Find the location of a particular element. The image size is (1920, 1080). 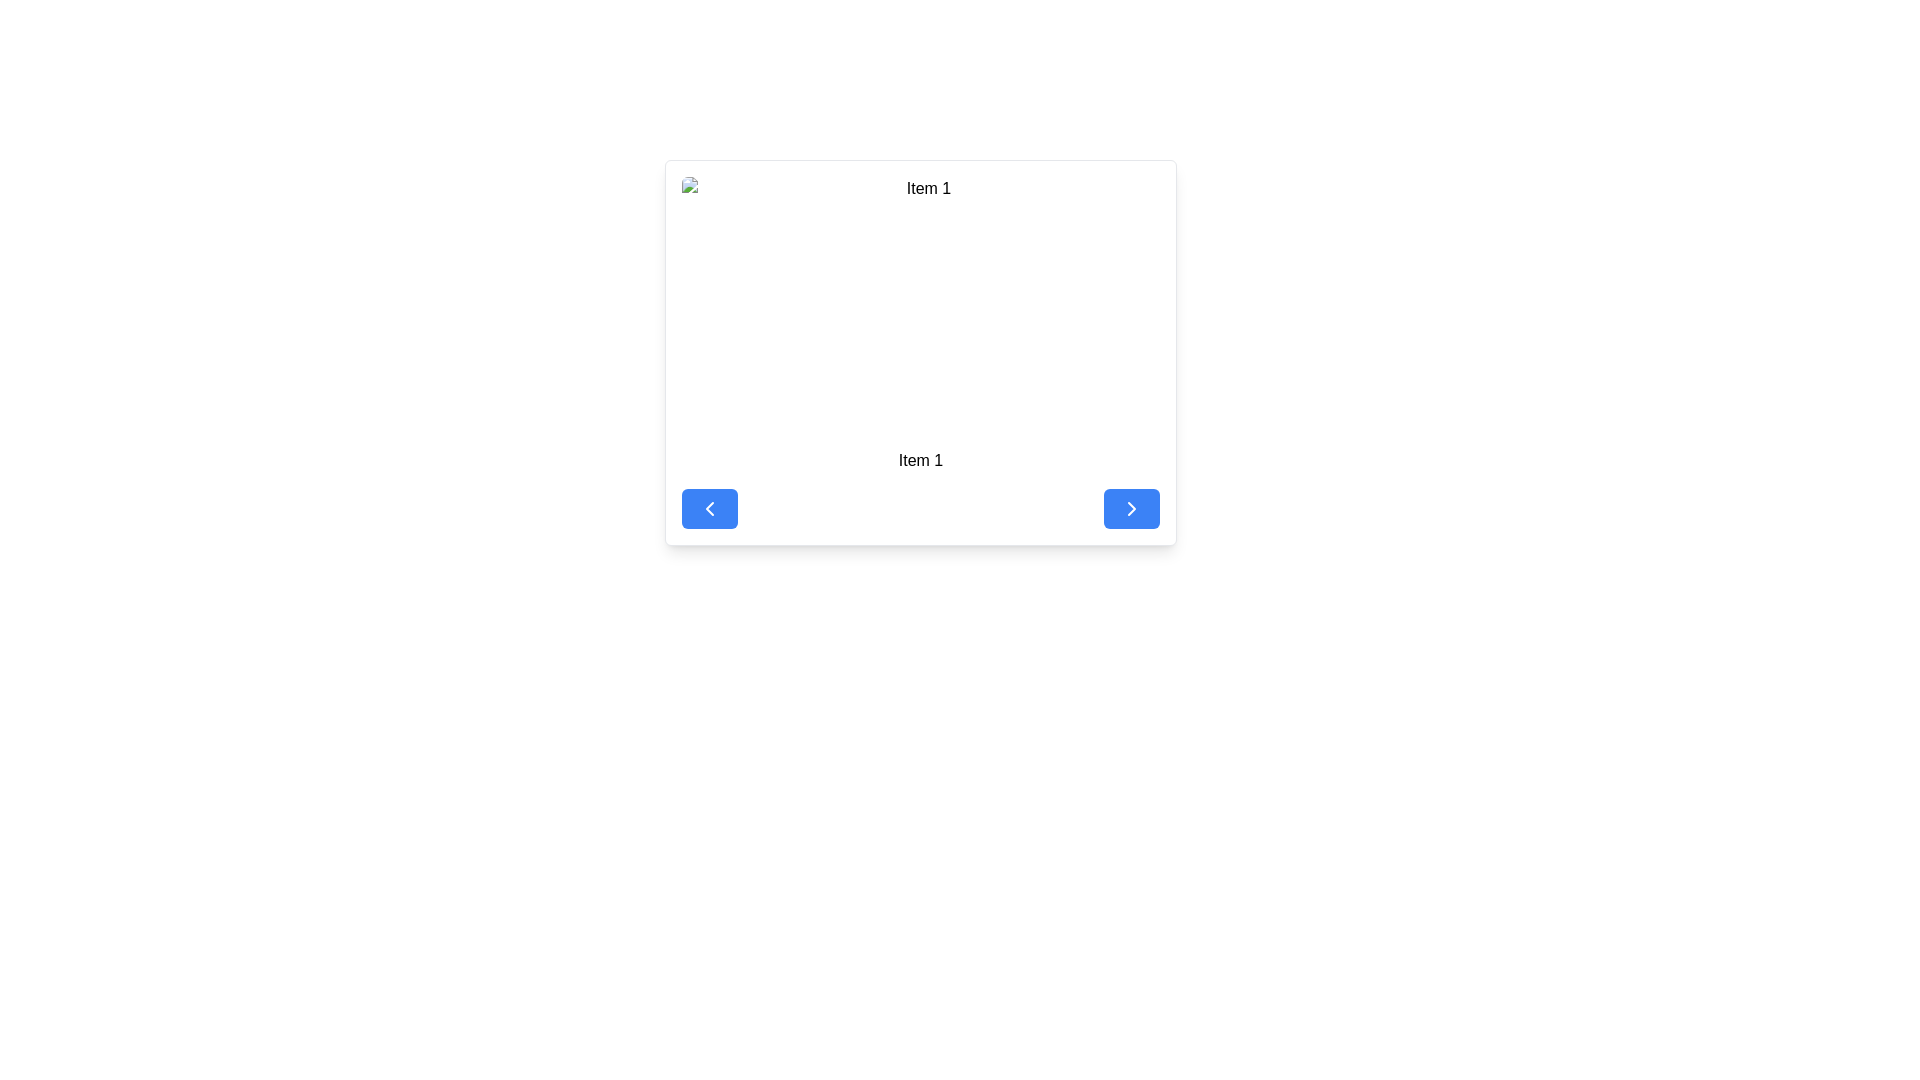

the blue rectangular button with a white left-pointing chevron icon is located at coordinates (710, 508).